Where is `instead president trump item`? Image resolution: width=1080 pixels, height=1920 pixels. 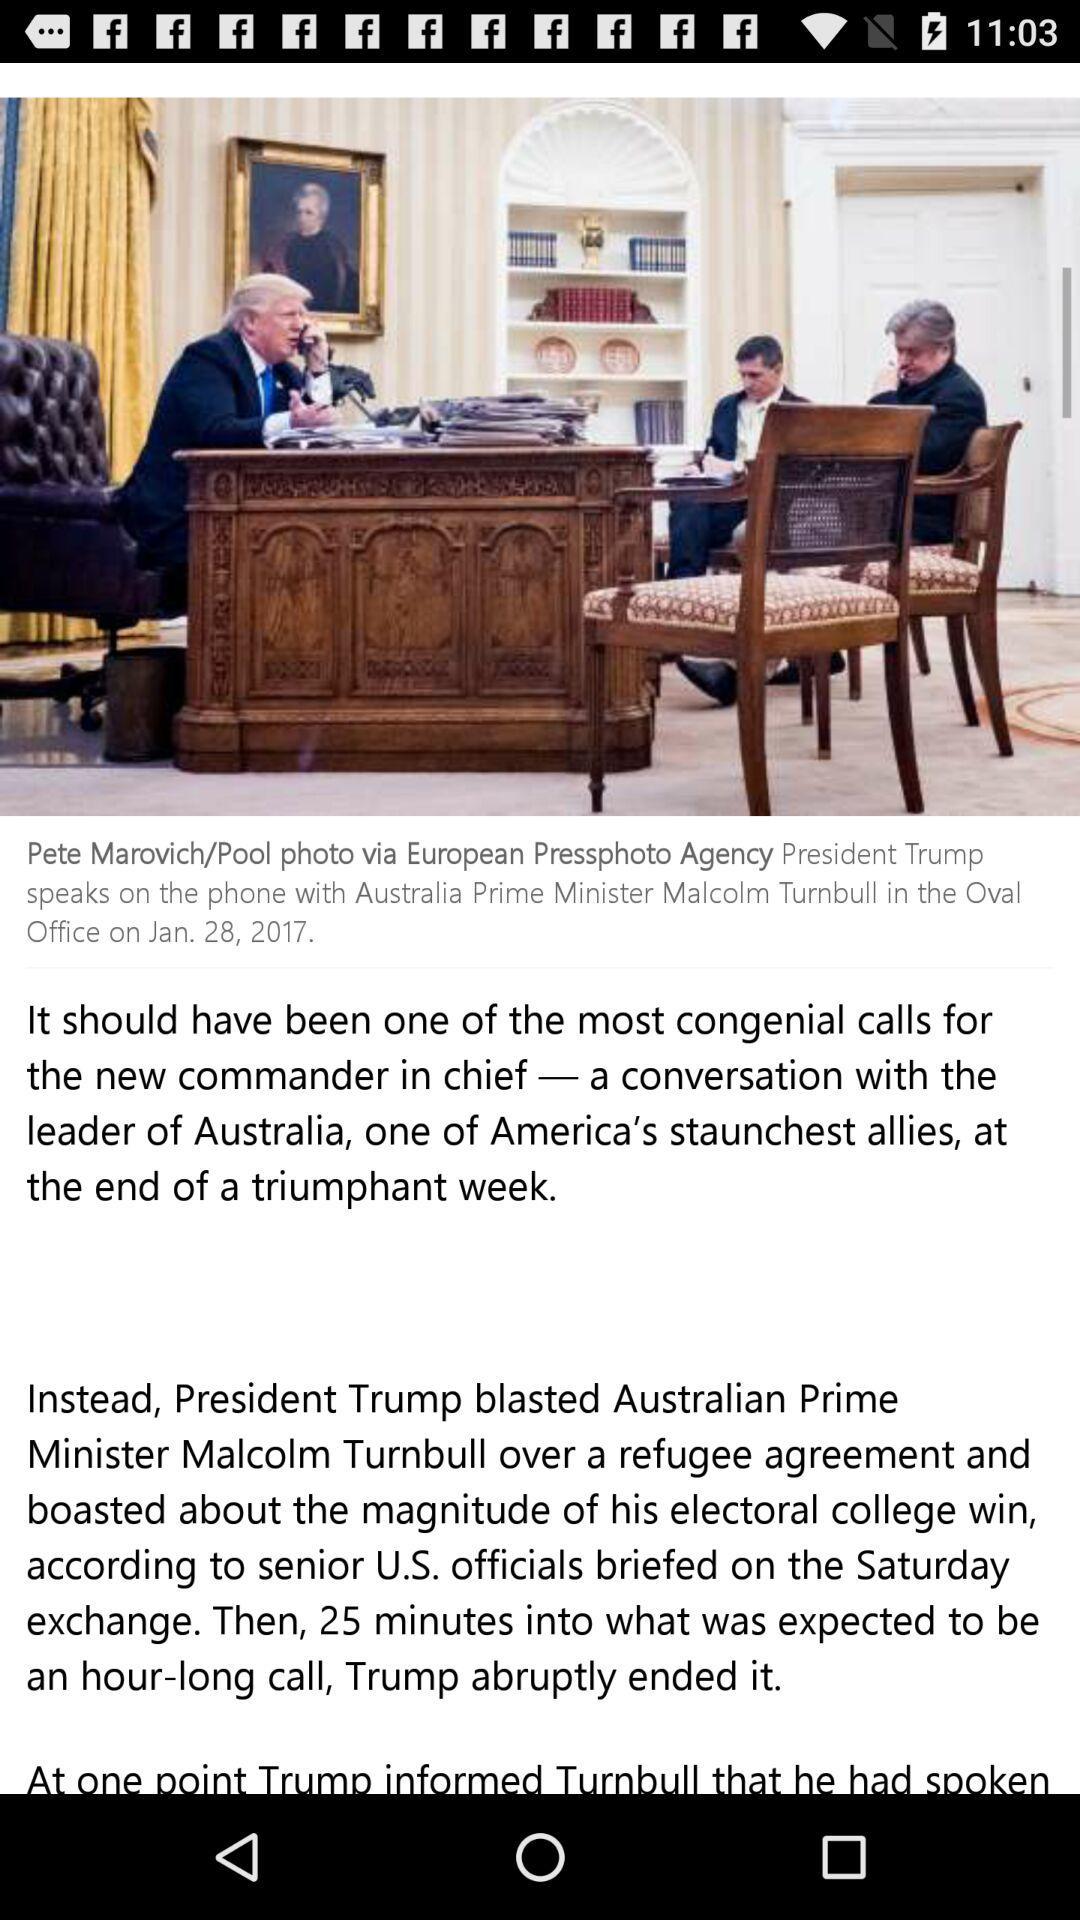
instead president trump item is located at coordinates (540, 1578).